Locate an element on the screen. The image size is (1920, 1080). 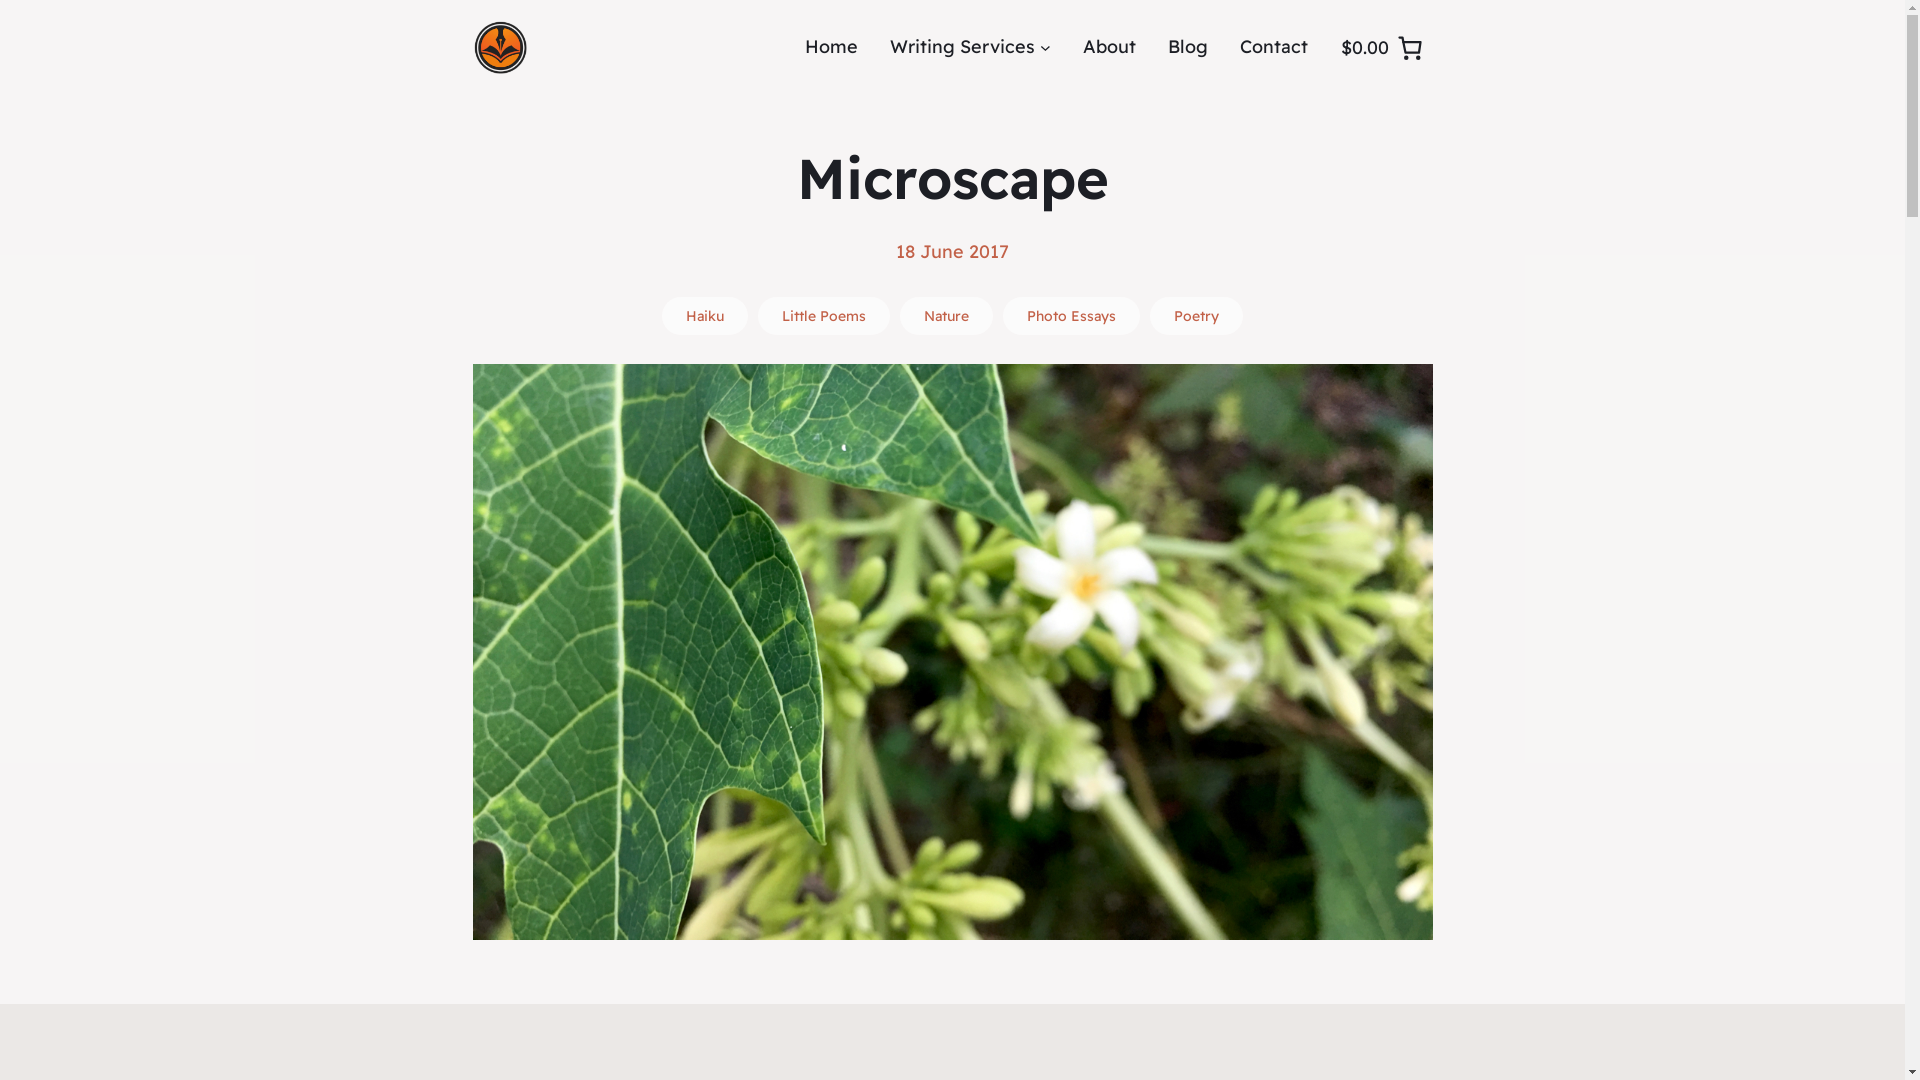
'Writing Services' is located at coordinates (962, 46).